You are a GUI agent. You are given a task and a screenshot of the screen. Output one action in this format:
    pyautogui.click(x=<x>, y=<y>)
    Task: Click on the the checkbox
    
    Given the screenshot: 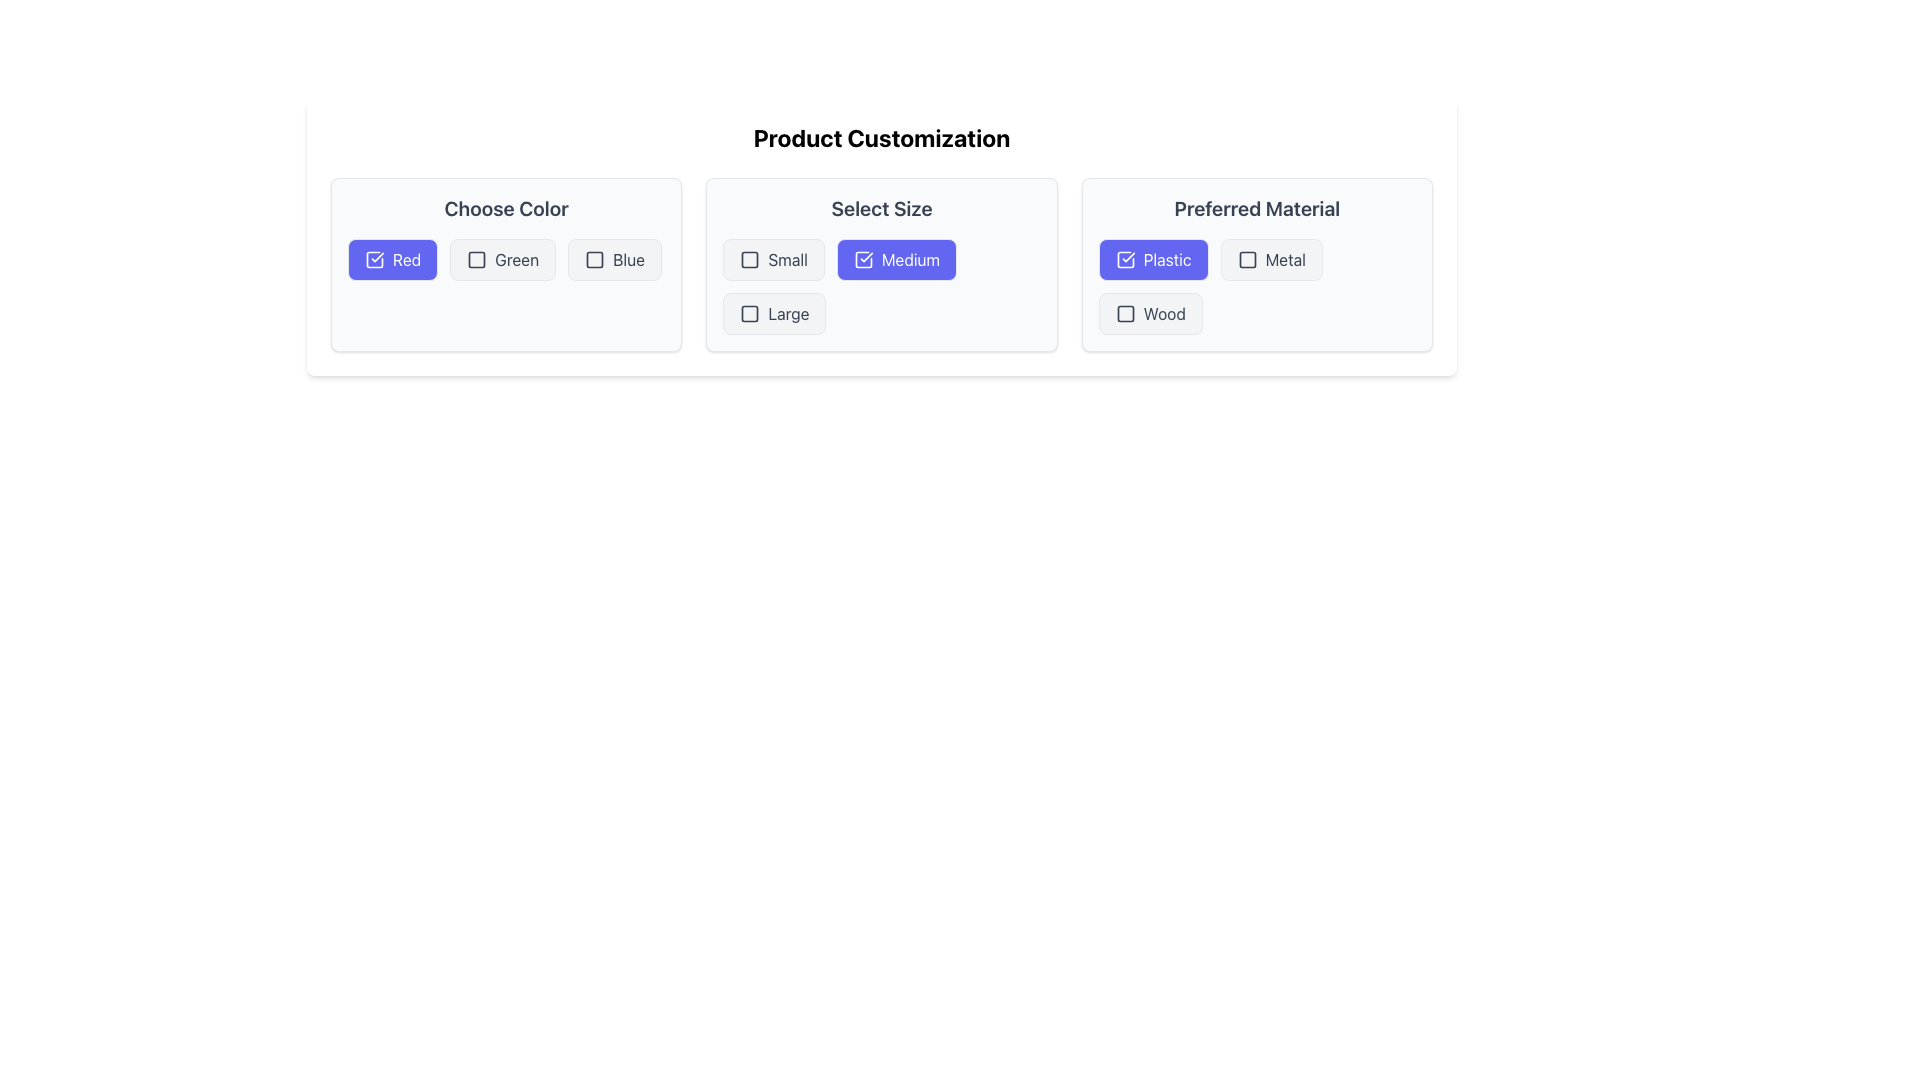 What is the action you would take?
    pyautogui.click(x=1150, y=313)
    